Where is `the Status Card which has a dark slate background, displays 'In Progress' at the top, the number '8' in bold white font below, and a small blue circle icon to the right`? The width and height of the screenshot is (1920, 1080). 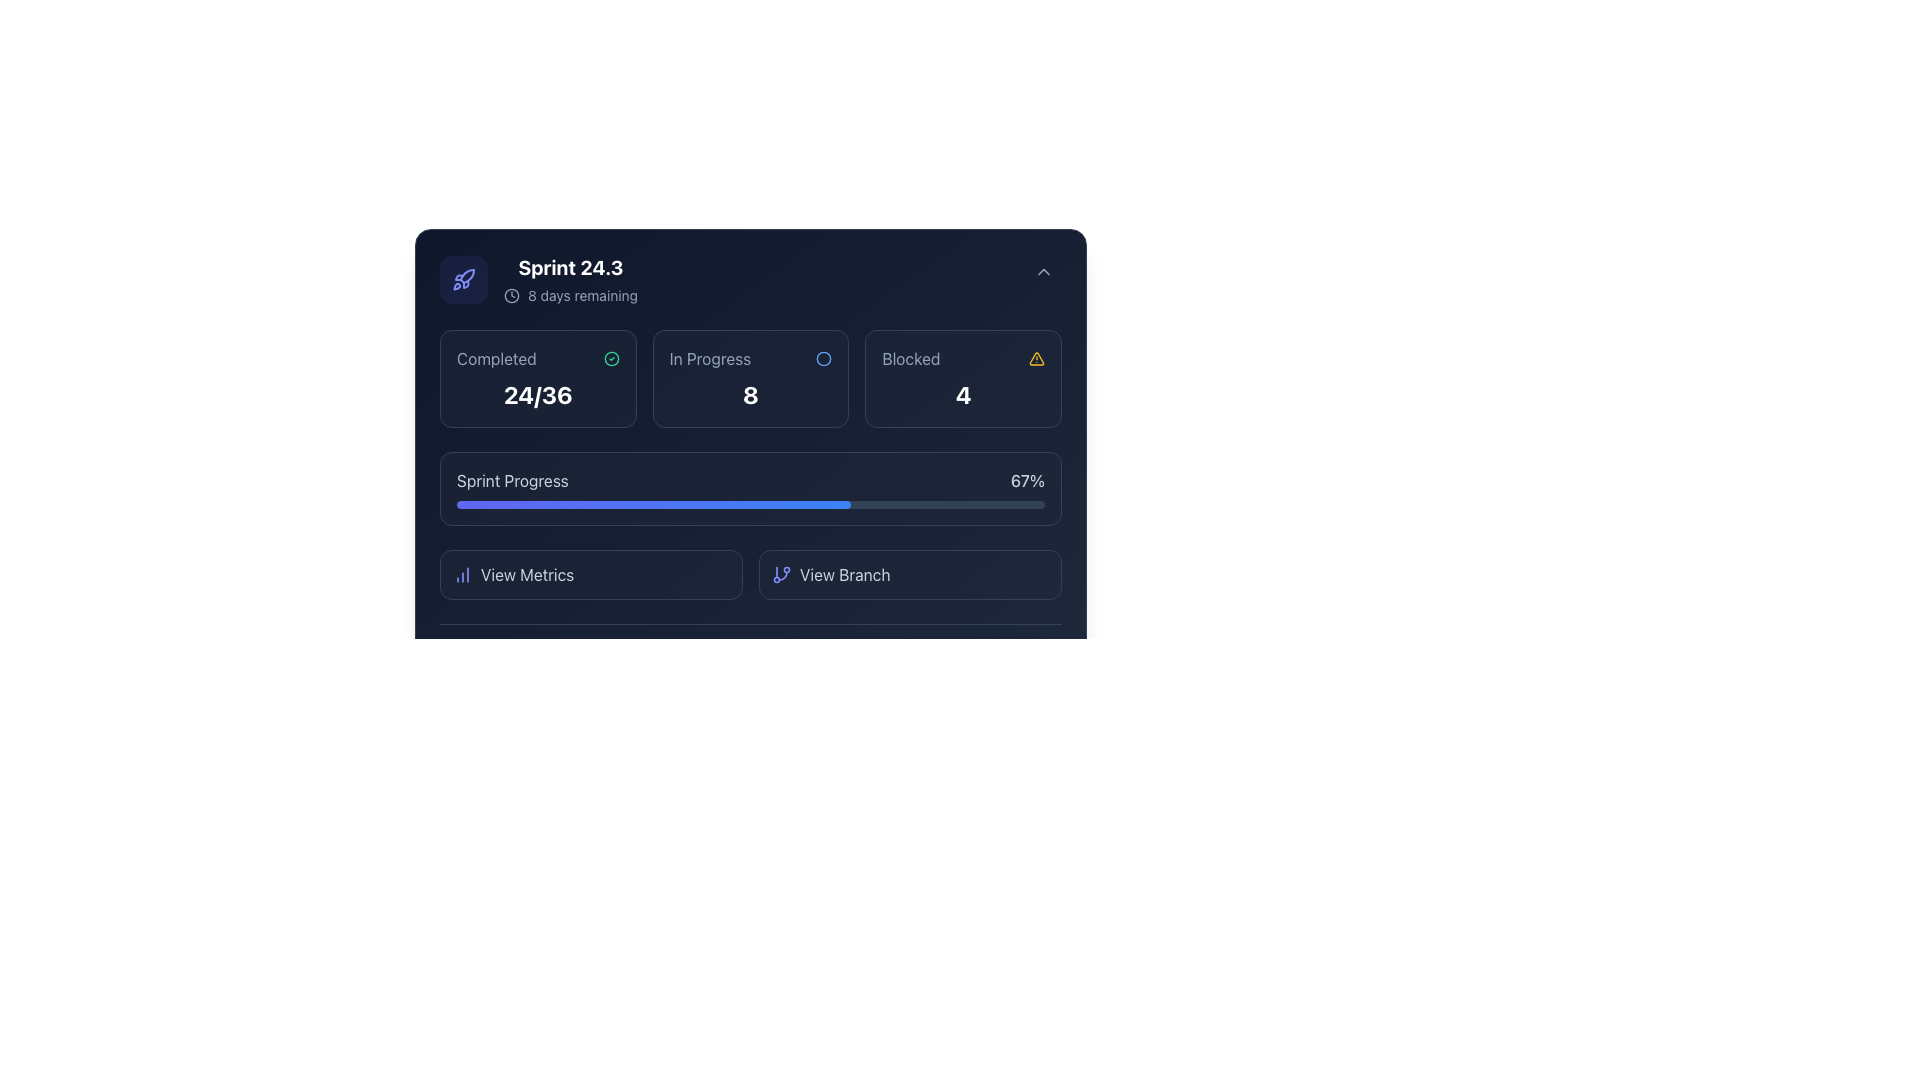 the Status Card which has a dark slate background, displays 'In Progress' at the top, the number '8' in bold white font below, and a small blue circle icon to the right is located at coordinates (749, 378).